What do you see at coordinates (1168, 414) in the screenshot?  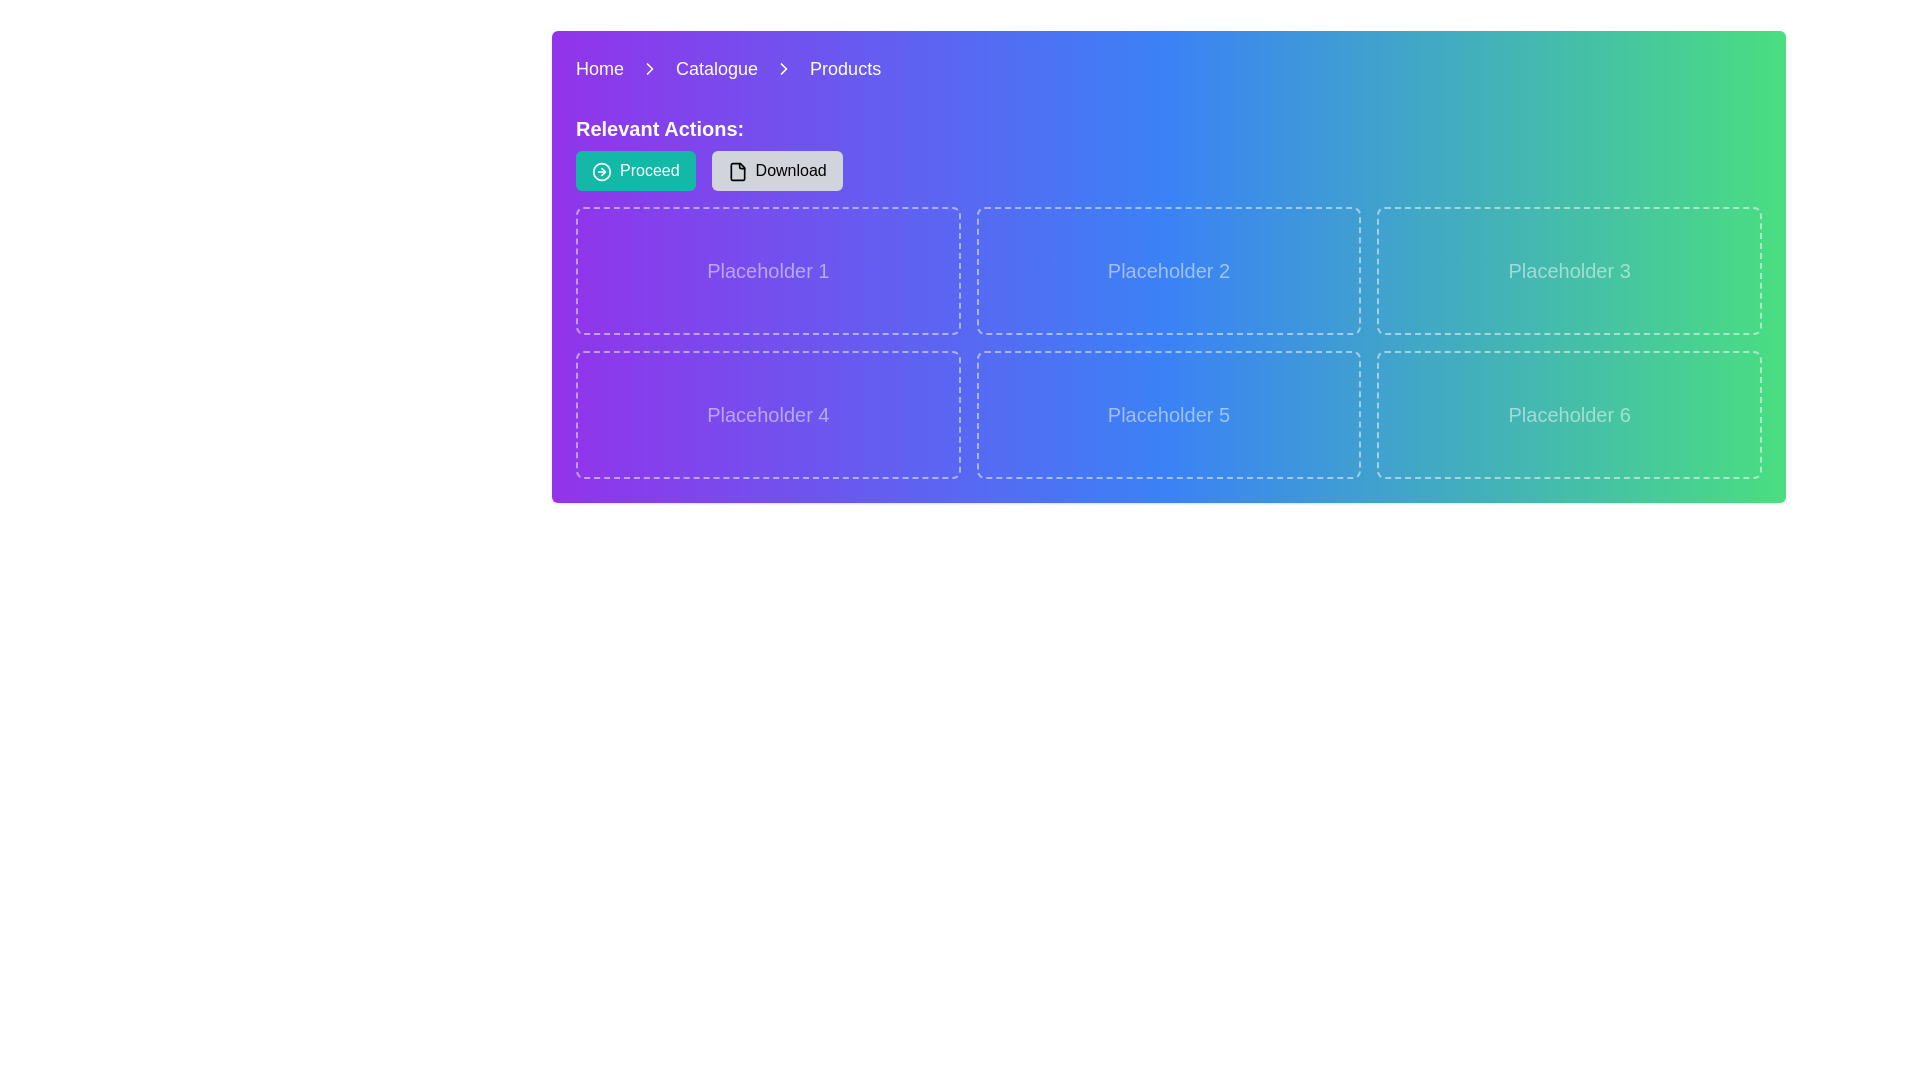 I see `the Placeholder box with a dashed border and light blue background that contains the text 'Placeholder 5'` at bounding box center [1168, 414].